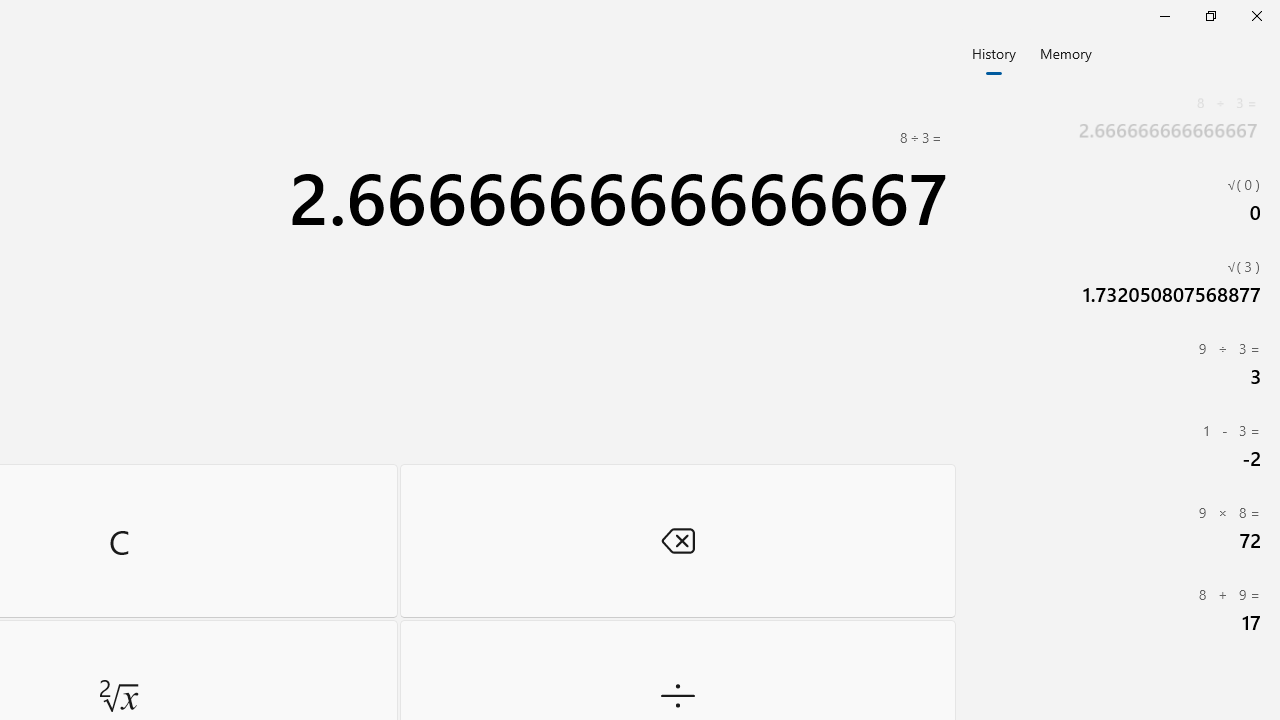  What do you see at coordinates (1120, 444) in the screenshot?
I see `'1 Minus ( 3= Minus (2'` at bounding box center [1120, 444].